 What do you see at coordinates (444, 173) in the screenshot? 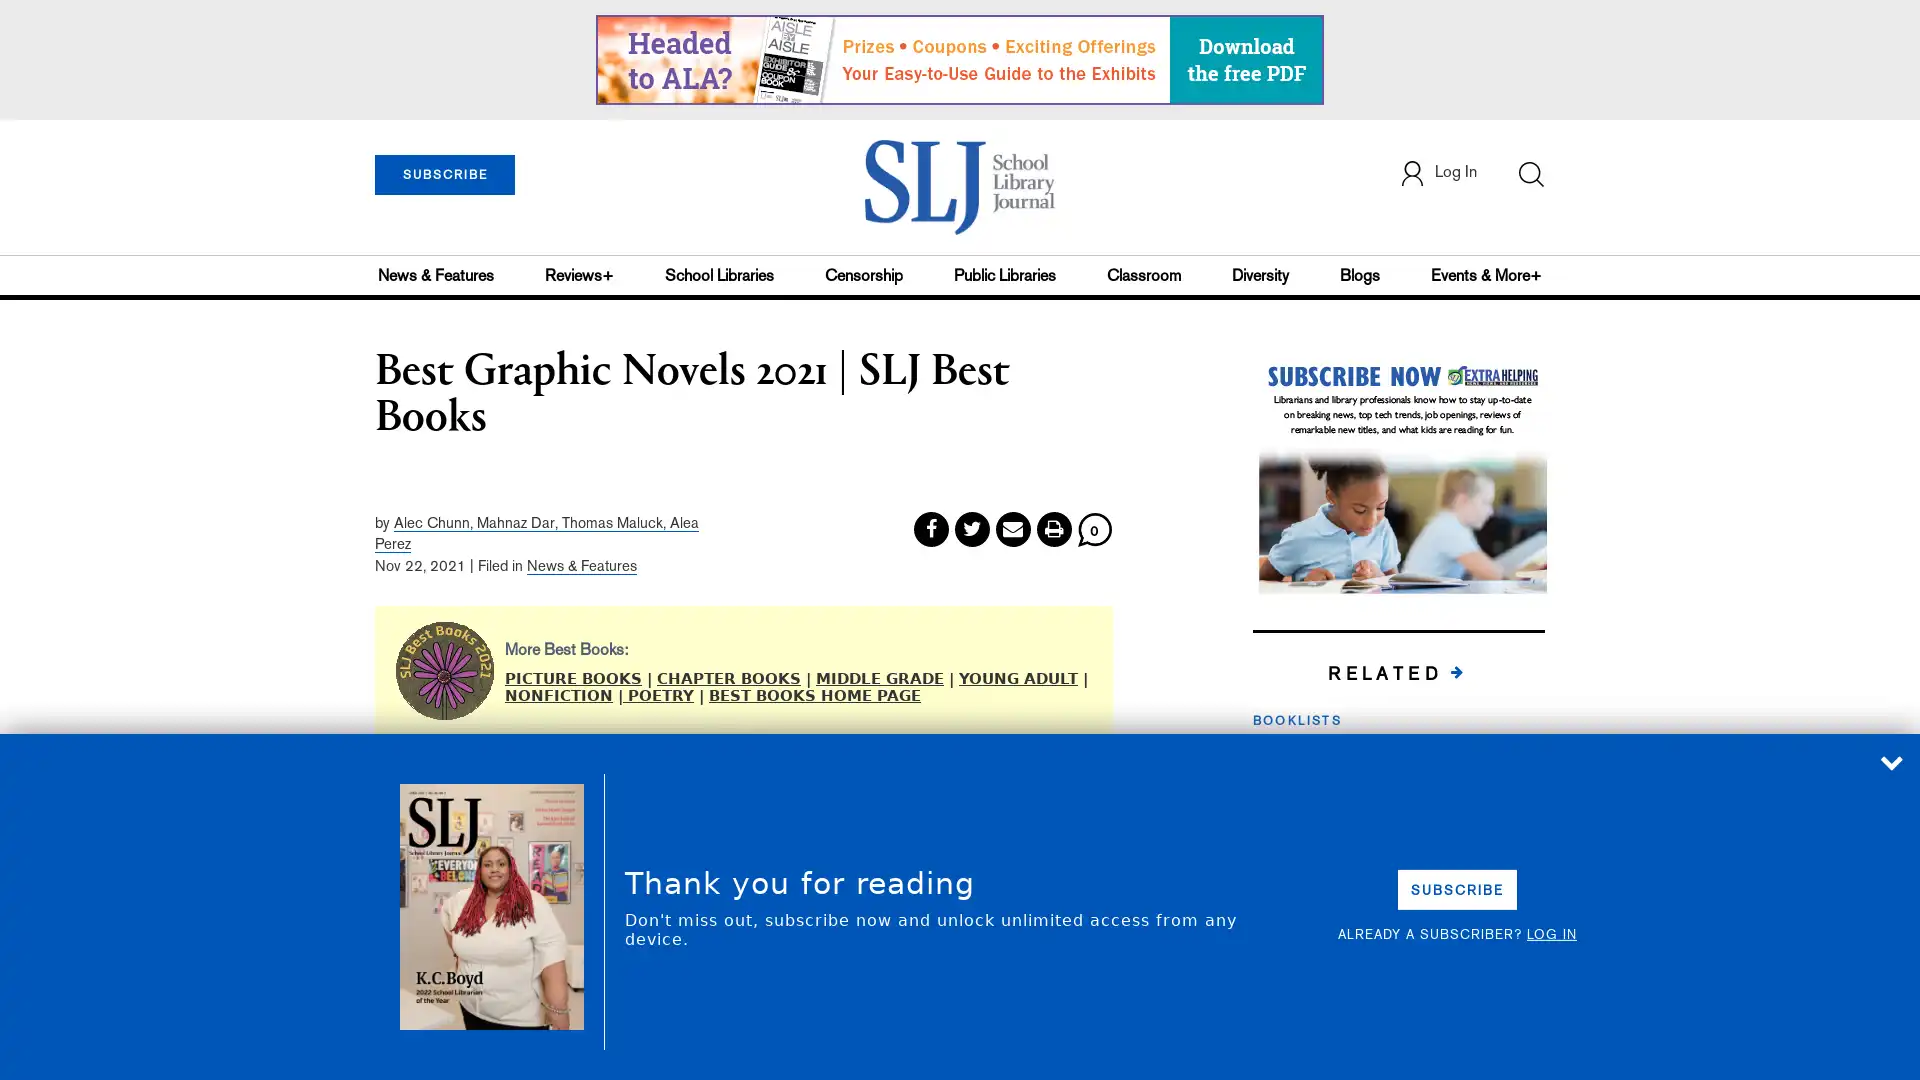
I see `SUBSCRIBE` at bounding box center [444, 173].